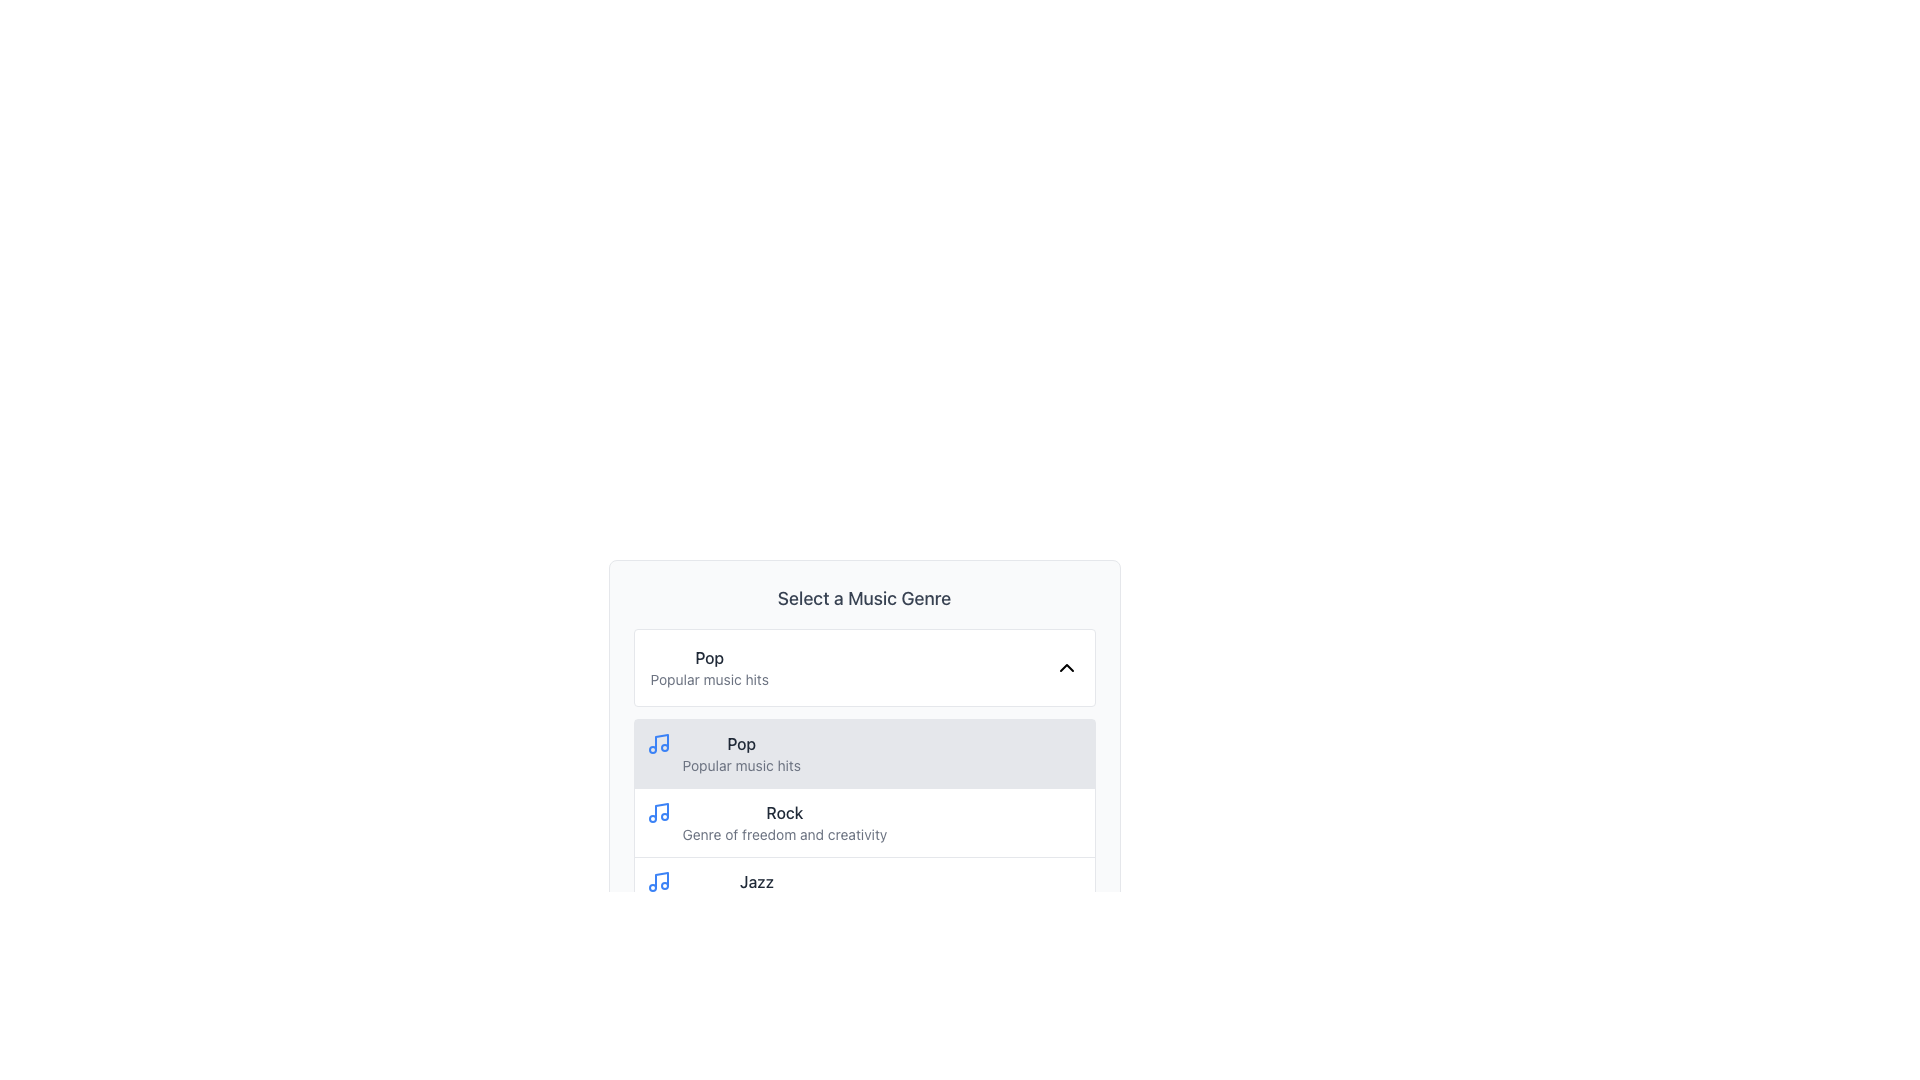  What do you see at coordinates (864, 822) in the screenshot?
I see `the second list item element that consists of a music note icon and the text 'Rock' and its description` at bounding box center [864, 822].